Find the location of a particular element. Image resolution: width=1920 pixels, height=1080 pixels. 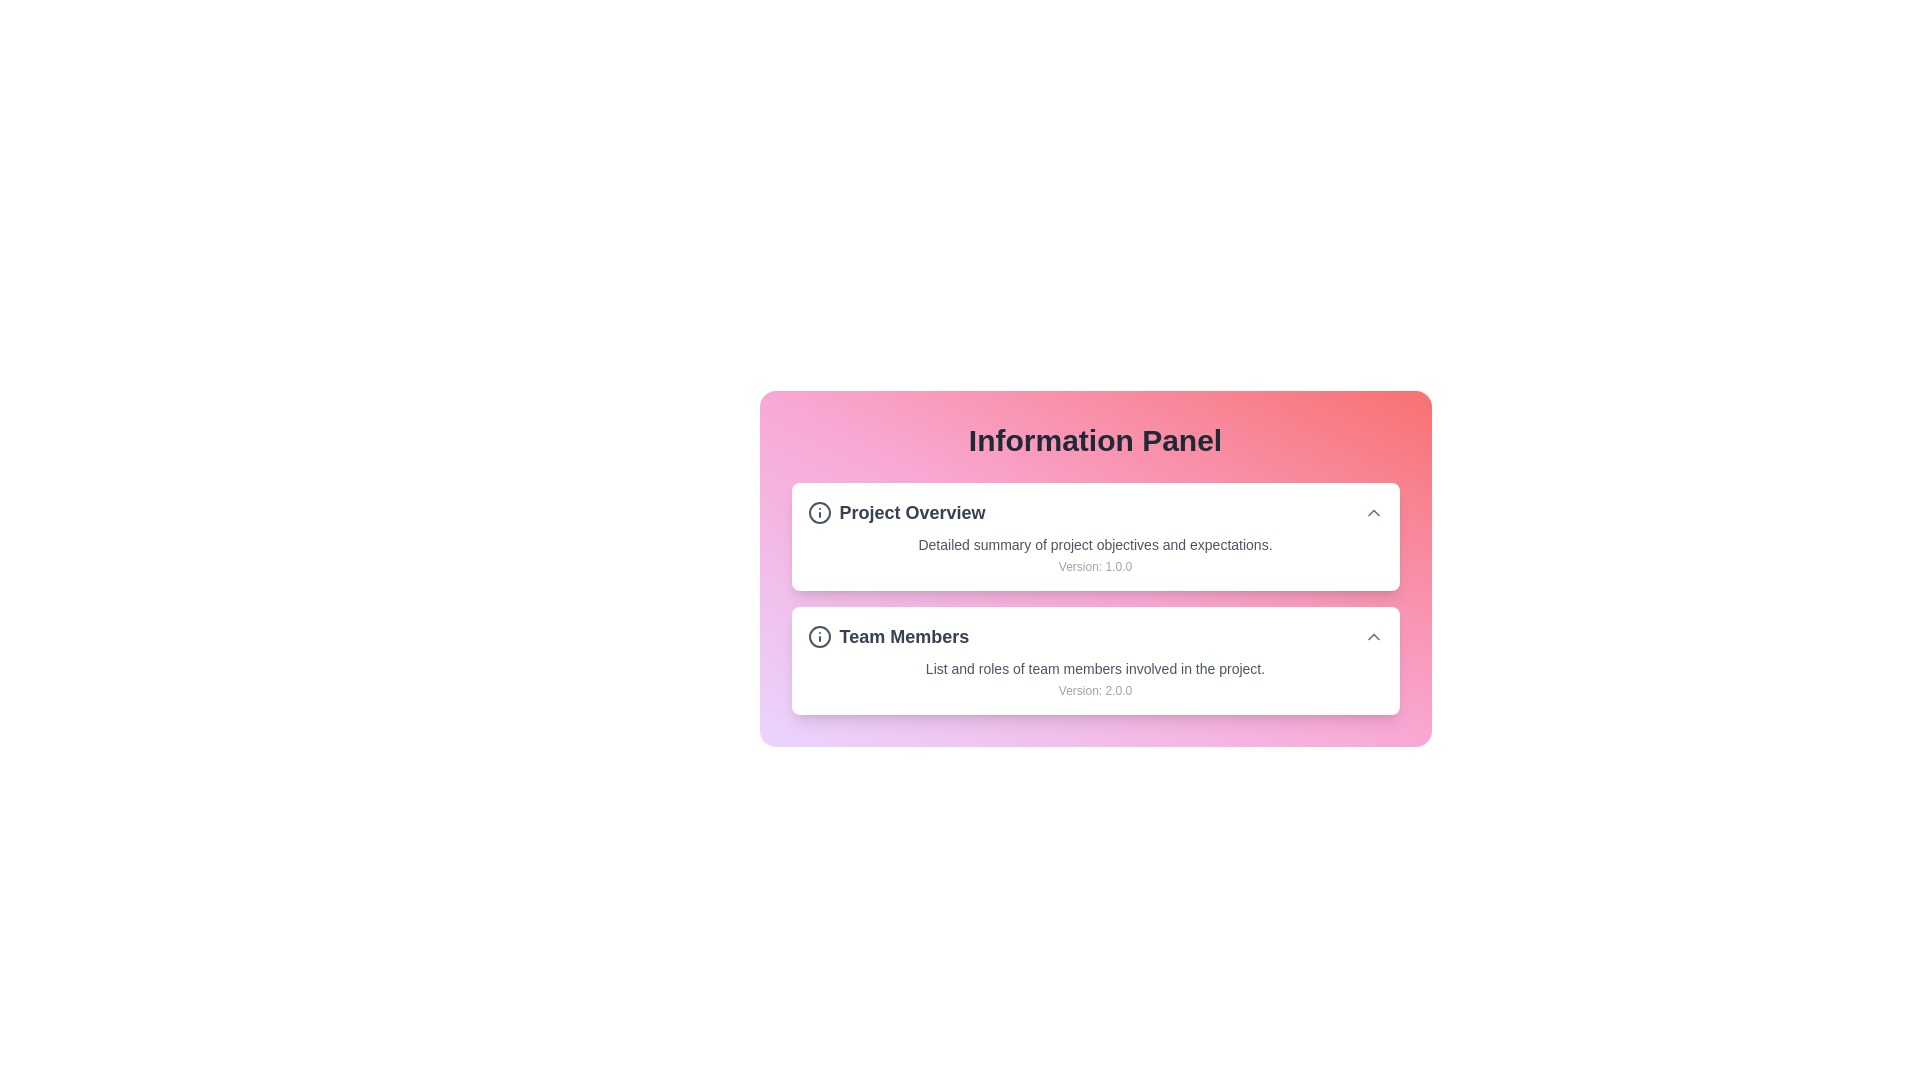

information presented in the text block located in the 'Team Members' section, which describes the roles of team members and the version of the project is located at coordinates (1094, 677).